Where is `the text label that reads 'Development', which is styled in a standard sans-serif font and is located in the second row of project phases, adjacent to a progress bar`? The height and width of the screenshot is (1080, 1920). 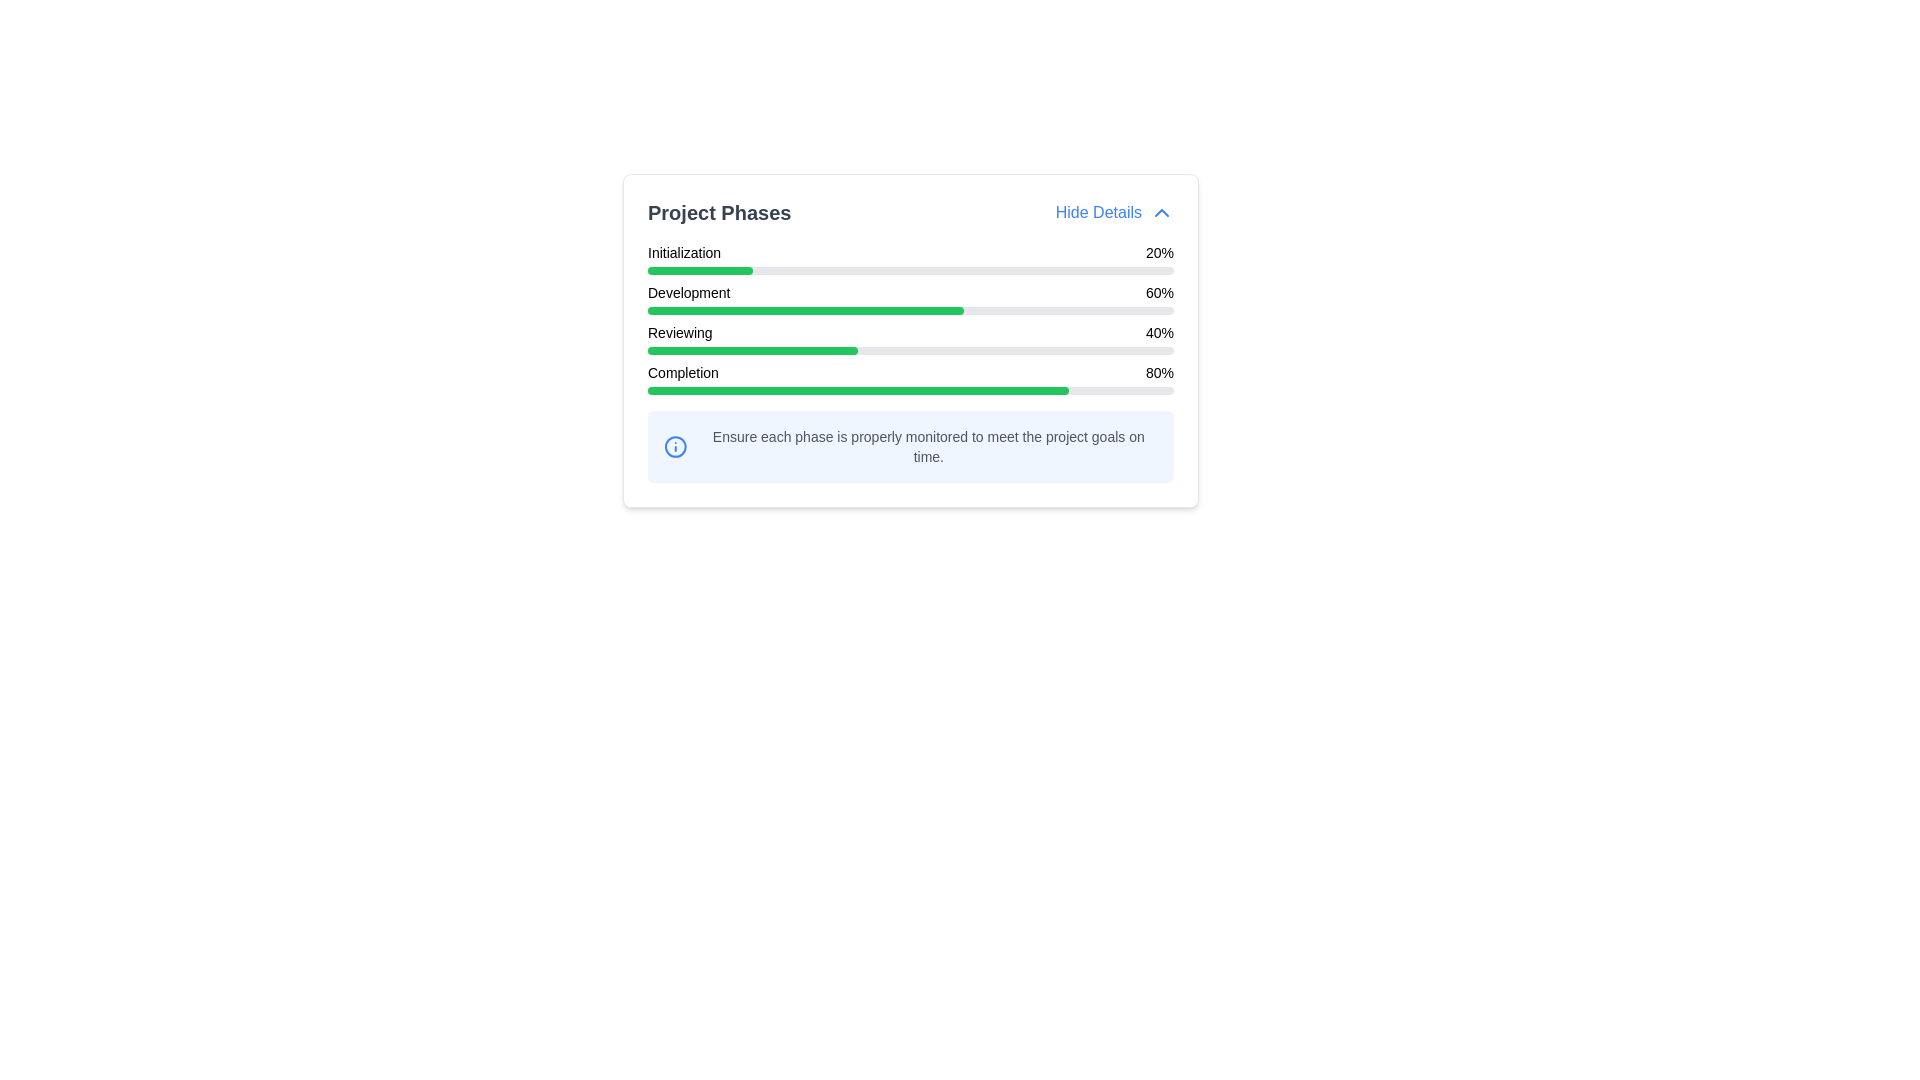
the text label that reads 'Development', which is styled in a standard sans-serif font and is located in the second row of project phases, adjacent to a progress bar is located at coordinates (689, 293).